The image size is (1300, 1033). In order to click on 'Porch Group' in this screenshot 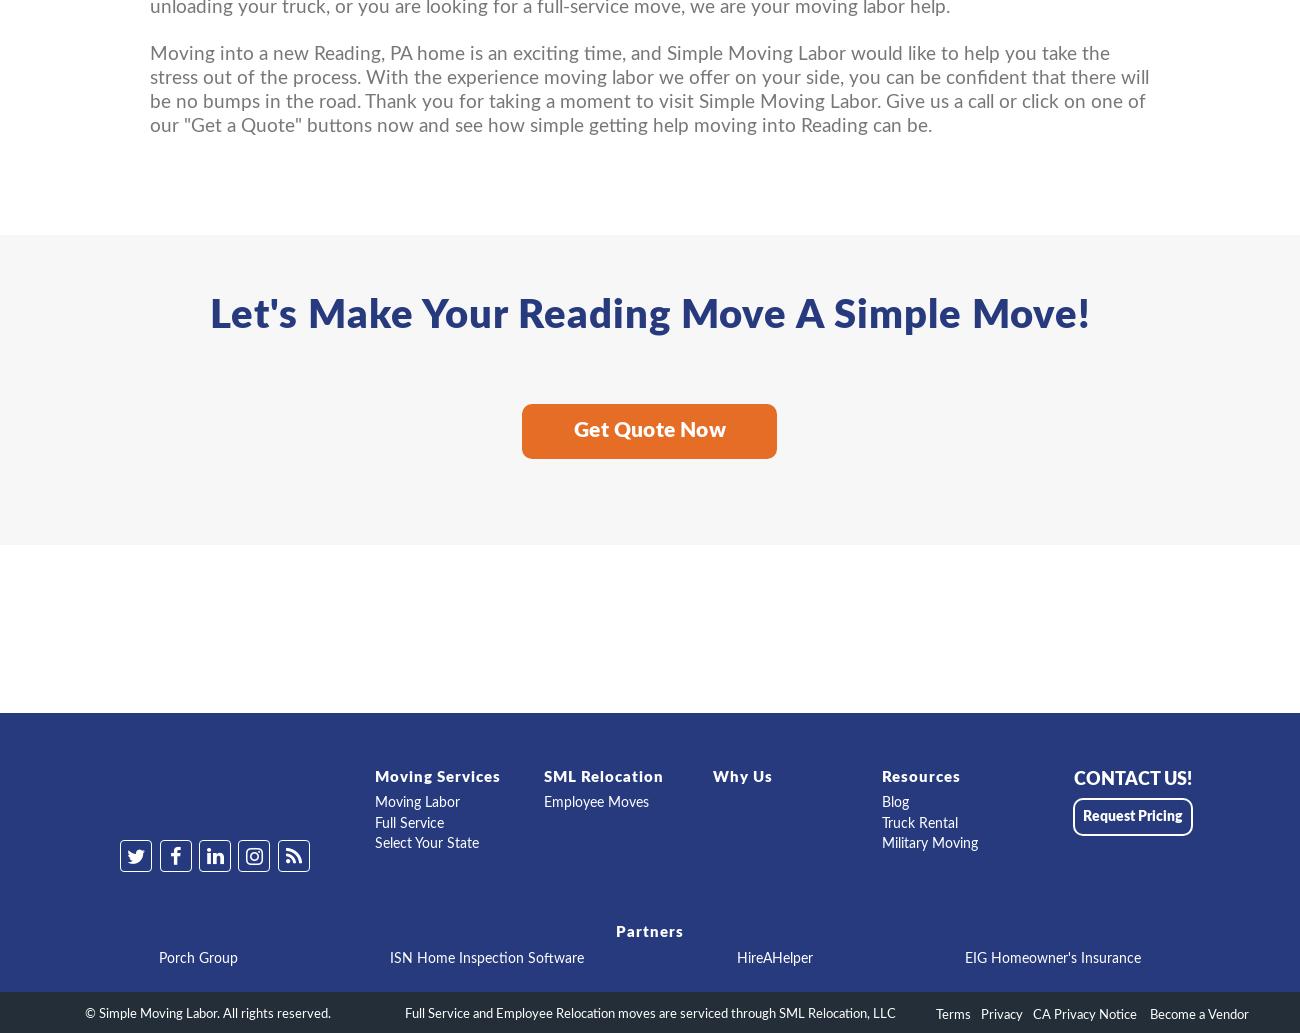, I will do `click(197, 957)`.